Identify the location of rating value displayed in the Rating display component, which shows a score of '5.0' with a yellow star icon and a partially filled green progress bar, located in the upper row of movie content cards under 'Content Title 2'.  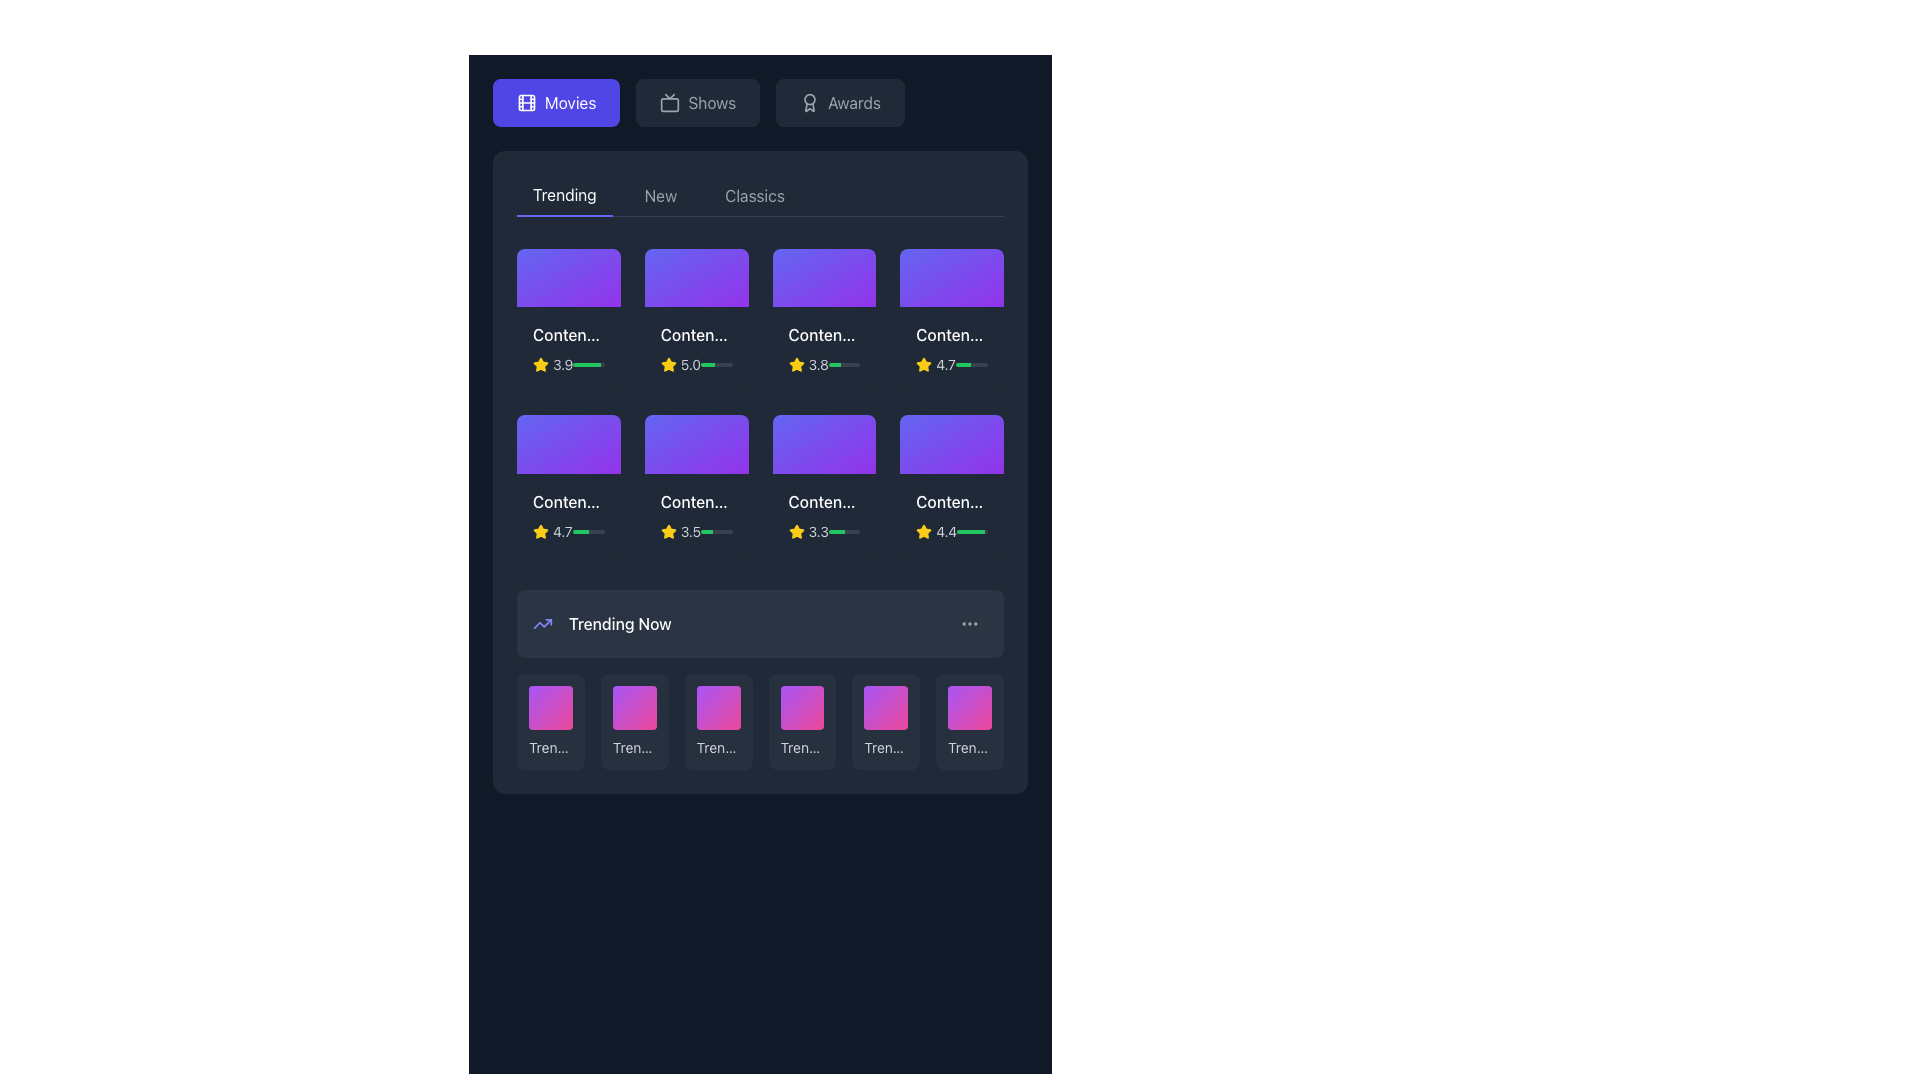
(696, 365).